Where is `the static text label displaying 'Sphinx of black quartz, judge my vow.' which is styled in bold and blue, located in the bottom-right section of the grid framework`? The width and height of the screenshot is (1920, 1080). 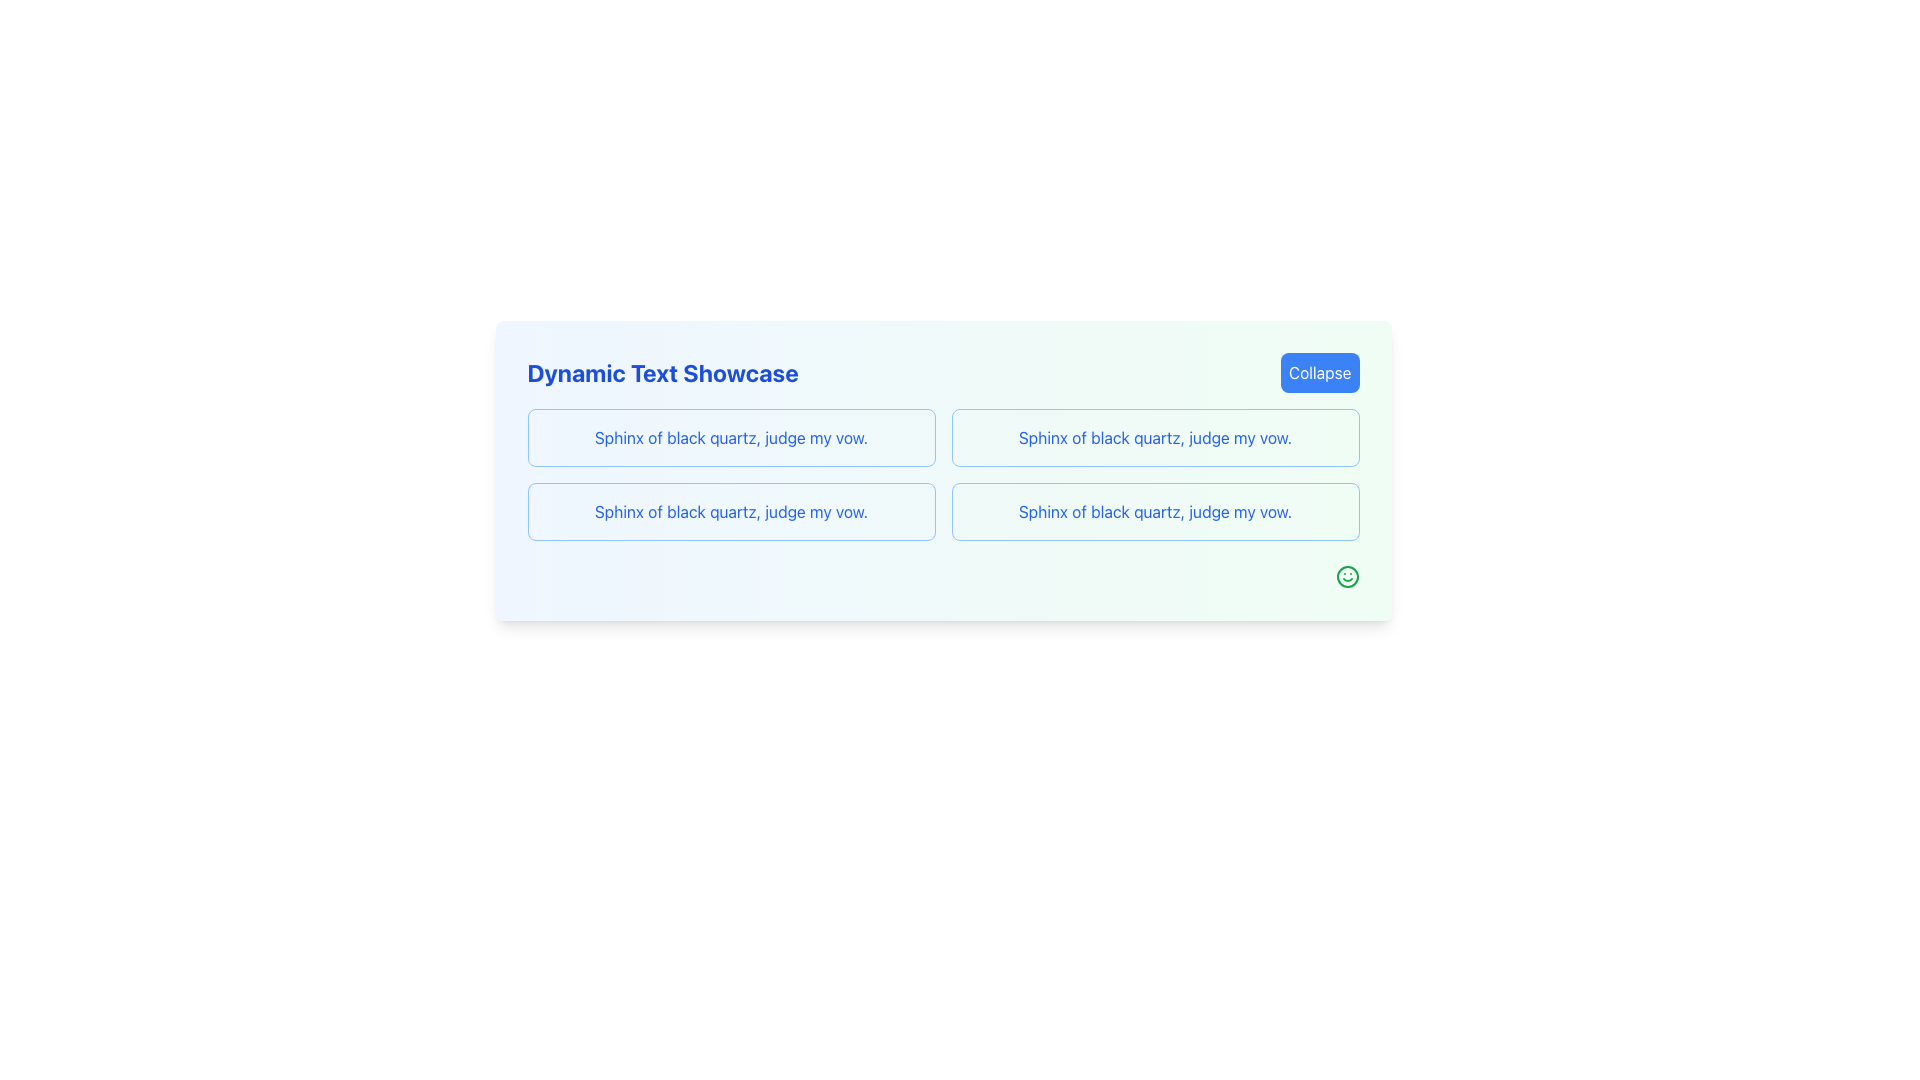
the static text label displaying 'Sphinx of black quartz, judge my vow.' which is styled in bold and blue, located in the bottom-right section of the grid framework is located at coordinates (1155, 511).